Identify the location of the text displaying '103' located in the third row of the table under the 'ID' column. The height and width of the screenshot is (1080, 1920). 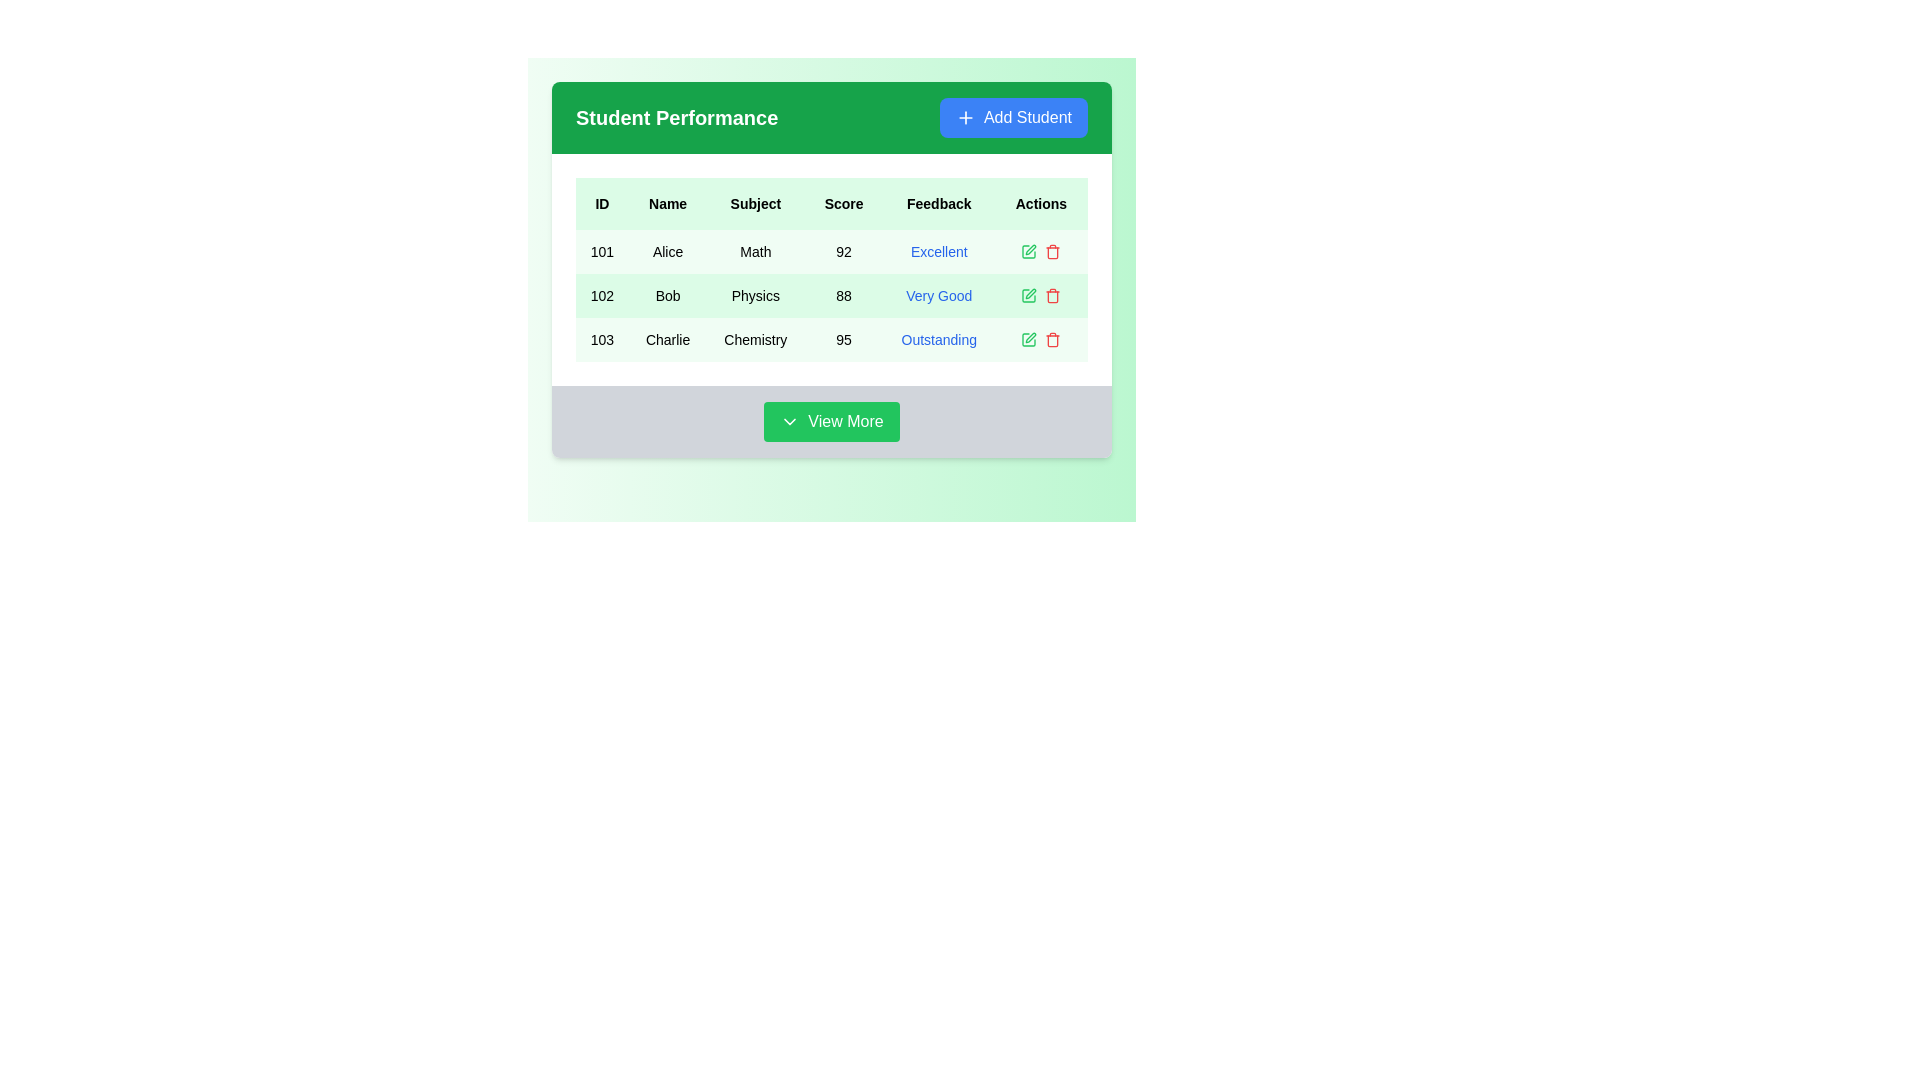
(601, 338).